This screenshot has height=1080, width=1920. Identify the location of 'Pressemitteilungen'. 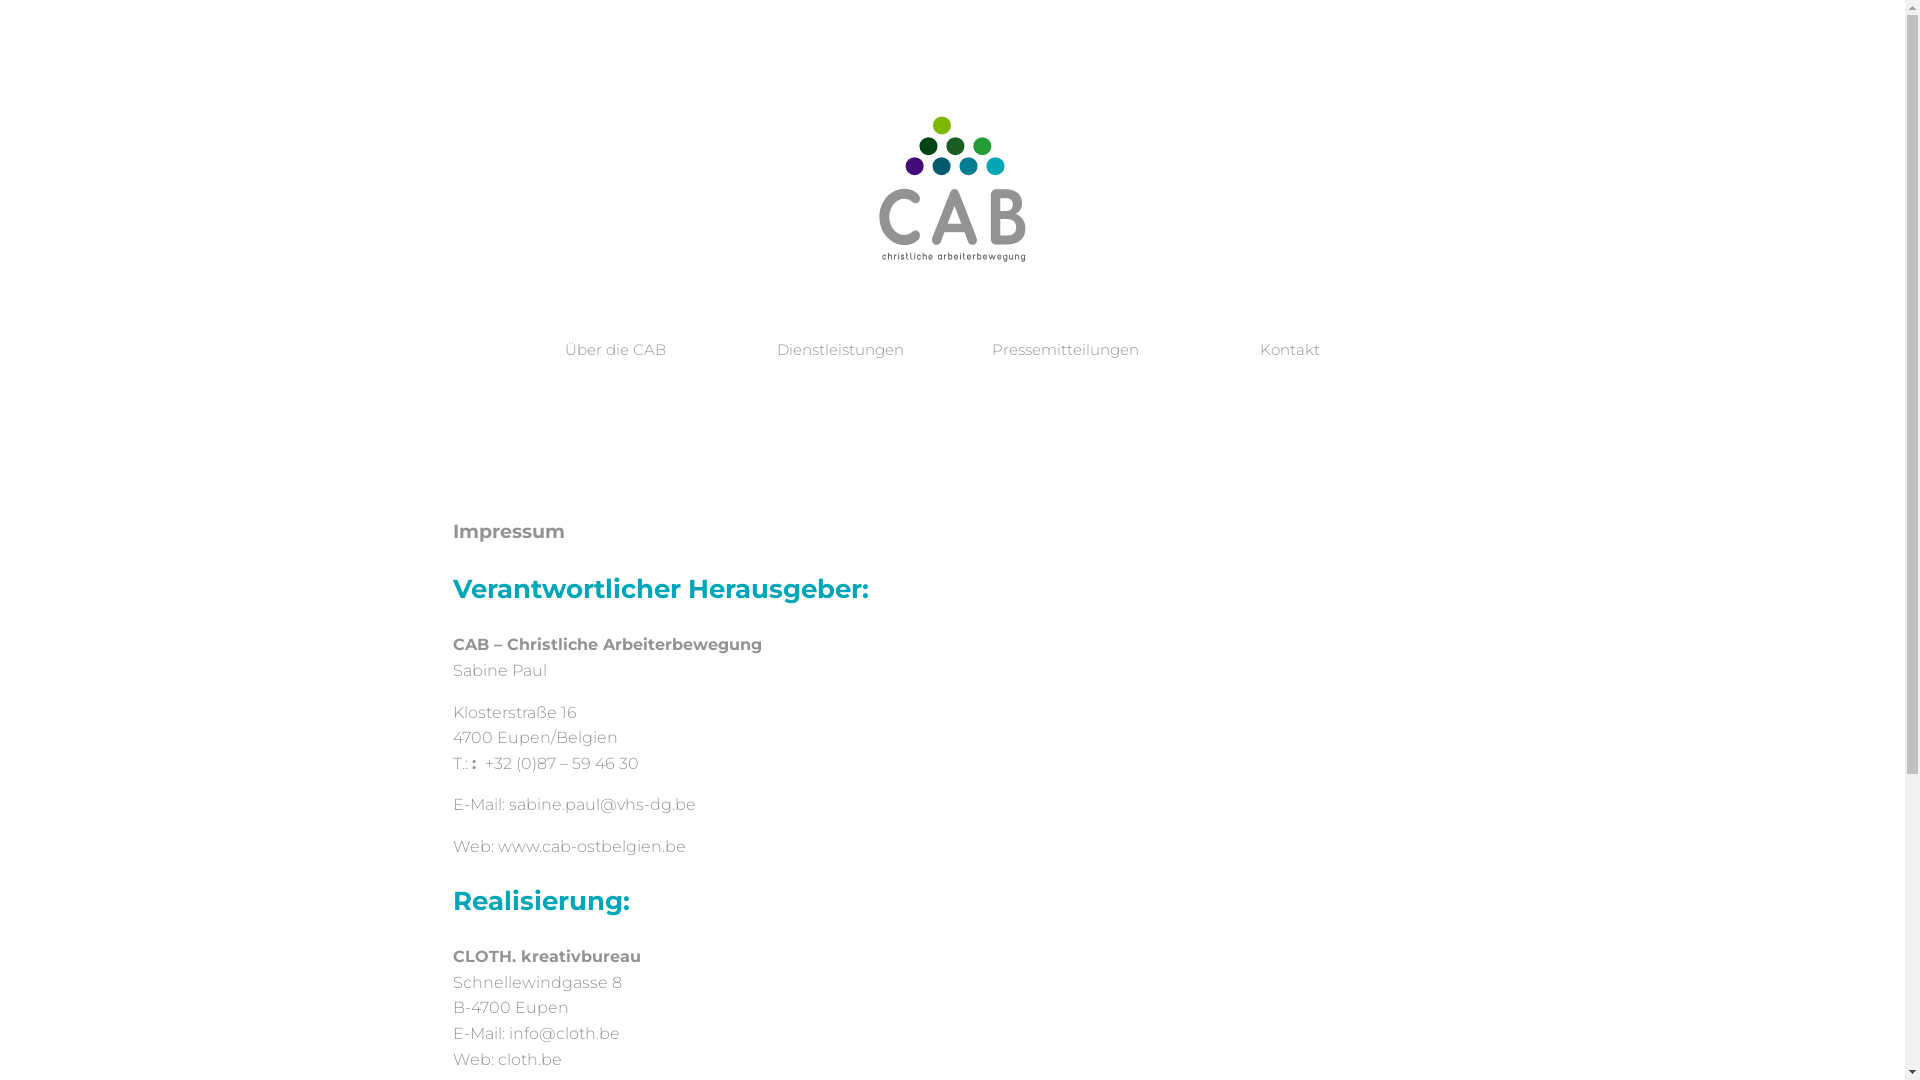
(1064, 348).